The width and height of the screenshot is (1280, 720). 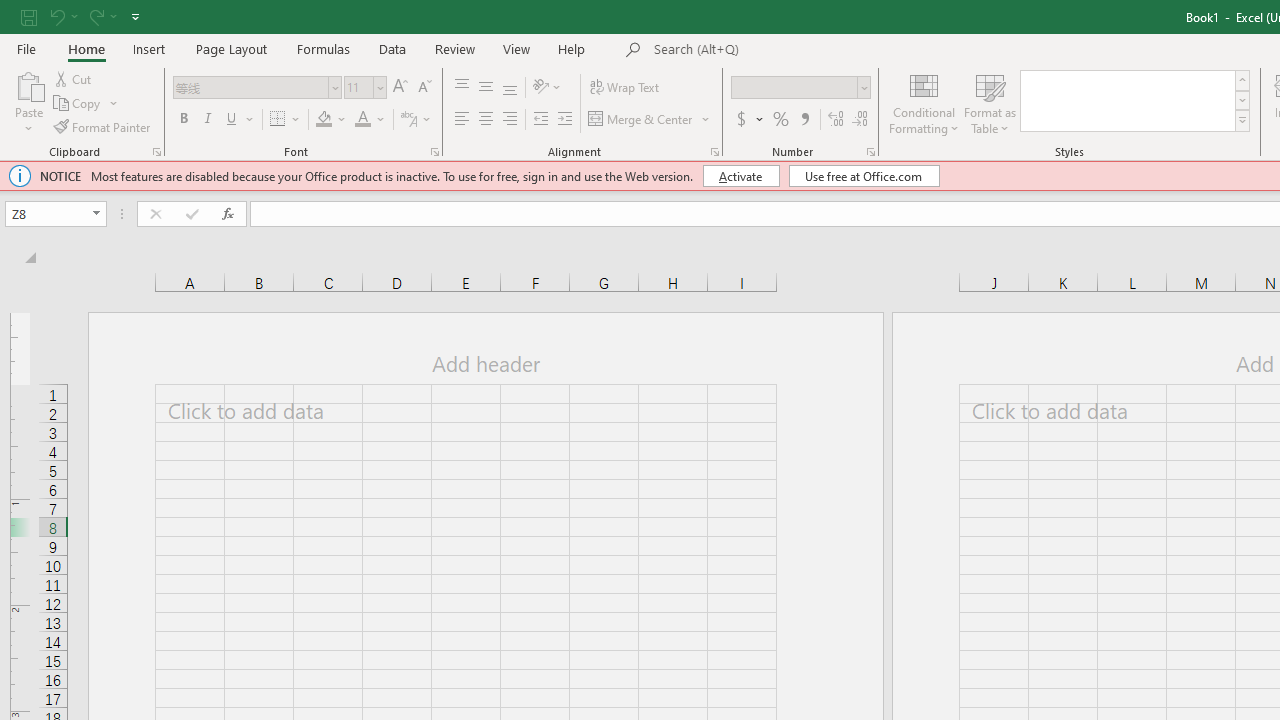 What do you see at coordinates (485, 86) in the screenshot?
I see `'Middle Align'` at bounding box center [485, 86].